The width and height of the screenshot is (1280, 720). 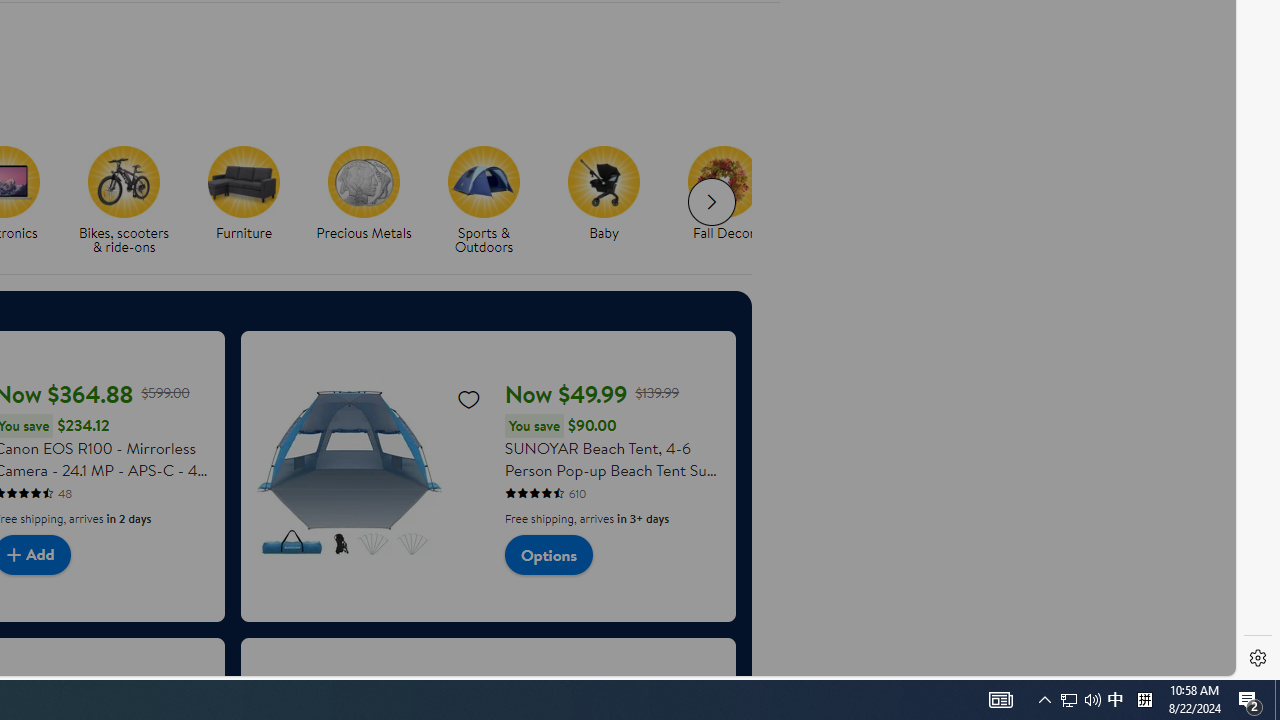 What do you see at coordinates (610, 201) in the screenshot?
I see `'Baby'` at bounding box center [610, 201].